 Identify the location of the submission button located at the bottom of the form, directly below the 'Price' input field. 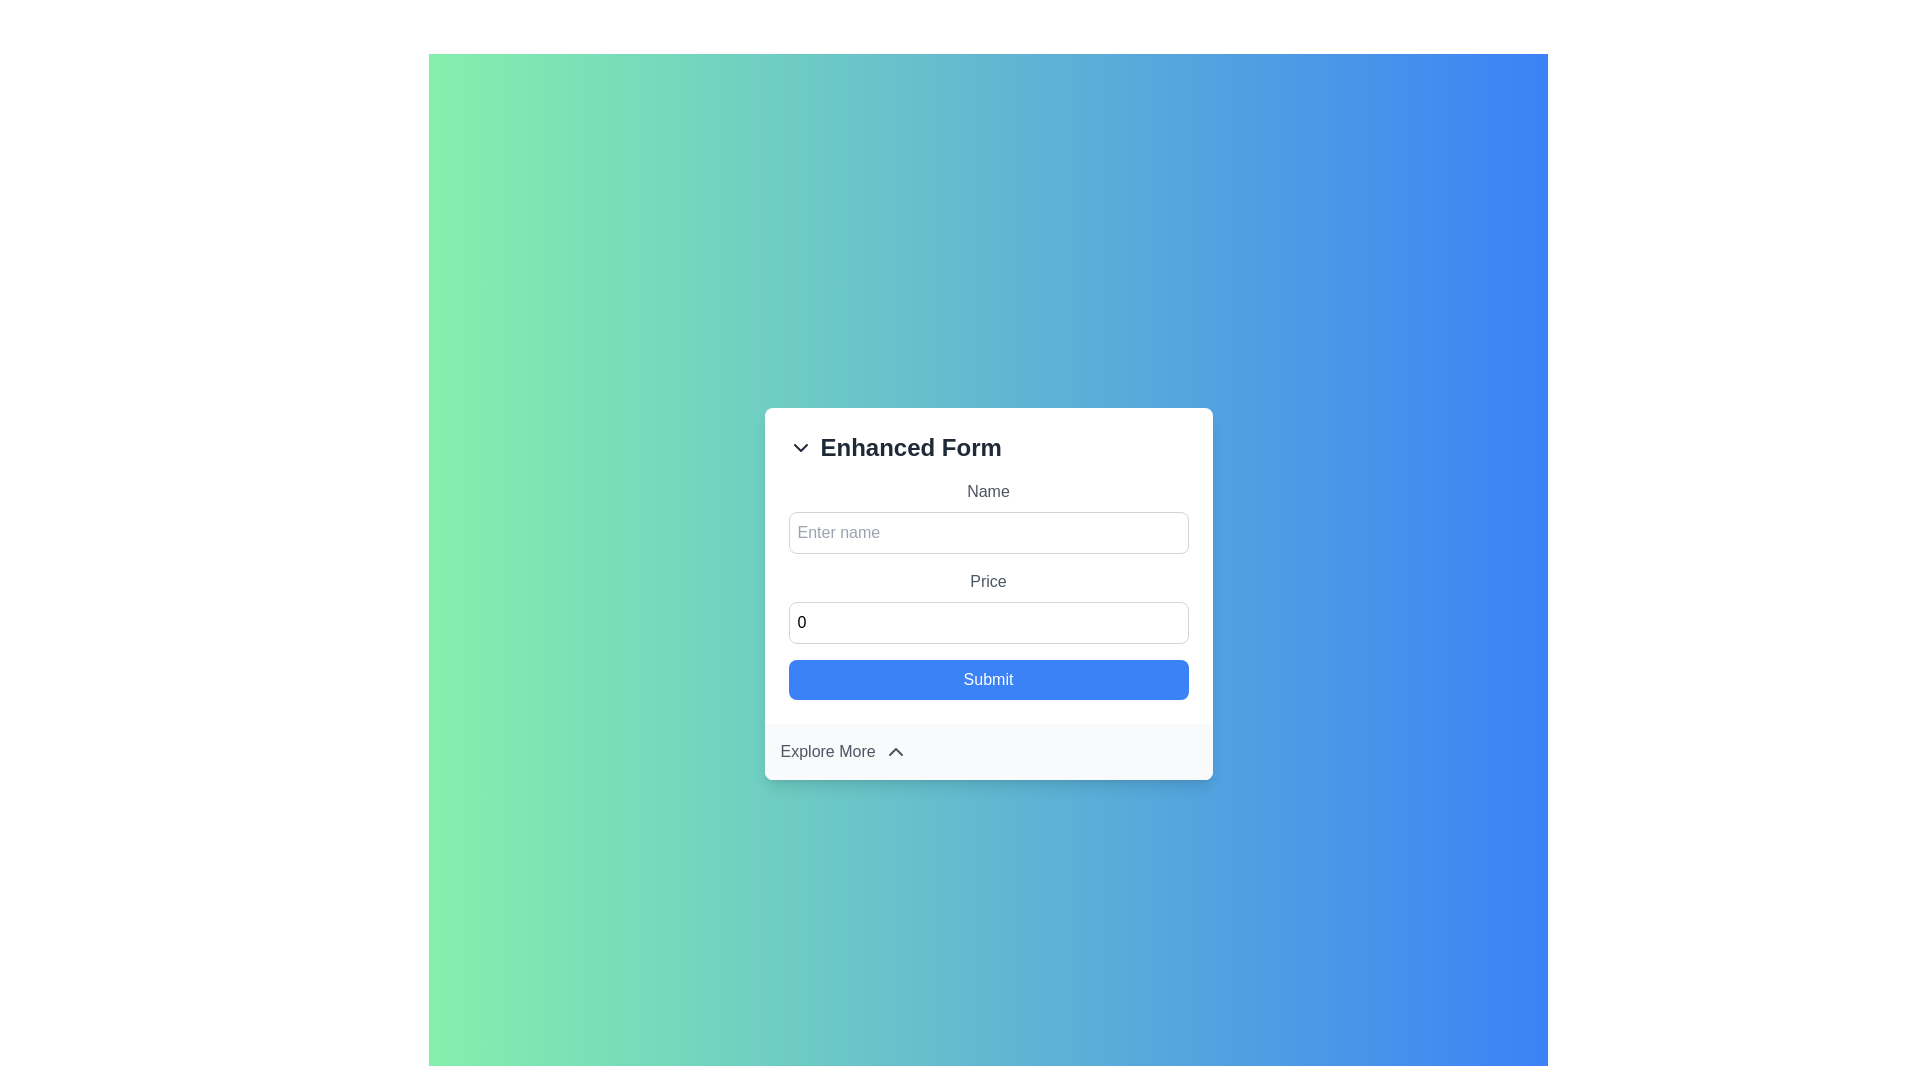
(988, 678).